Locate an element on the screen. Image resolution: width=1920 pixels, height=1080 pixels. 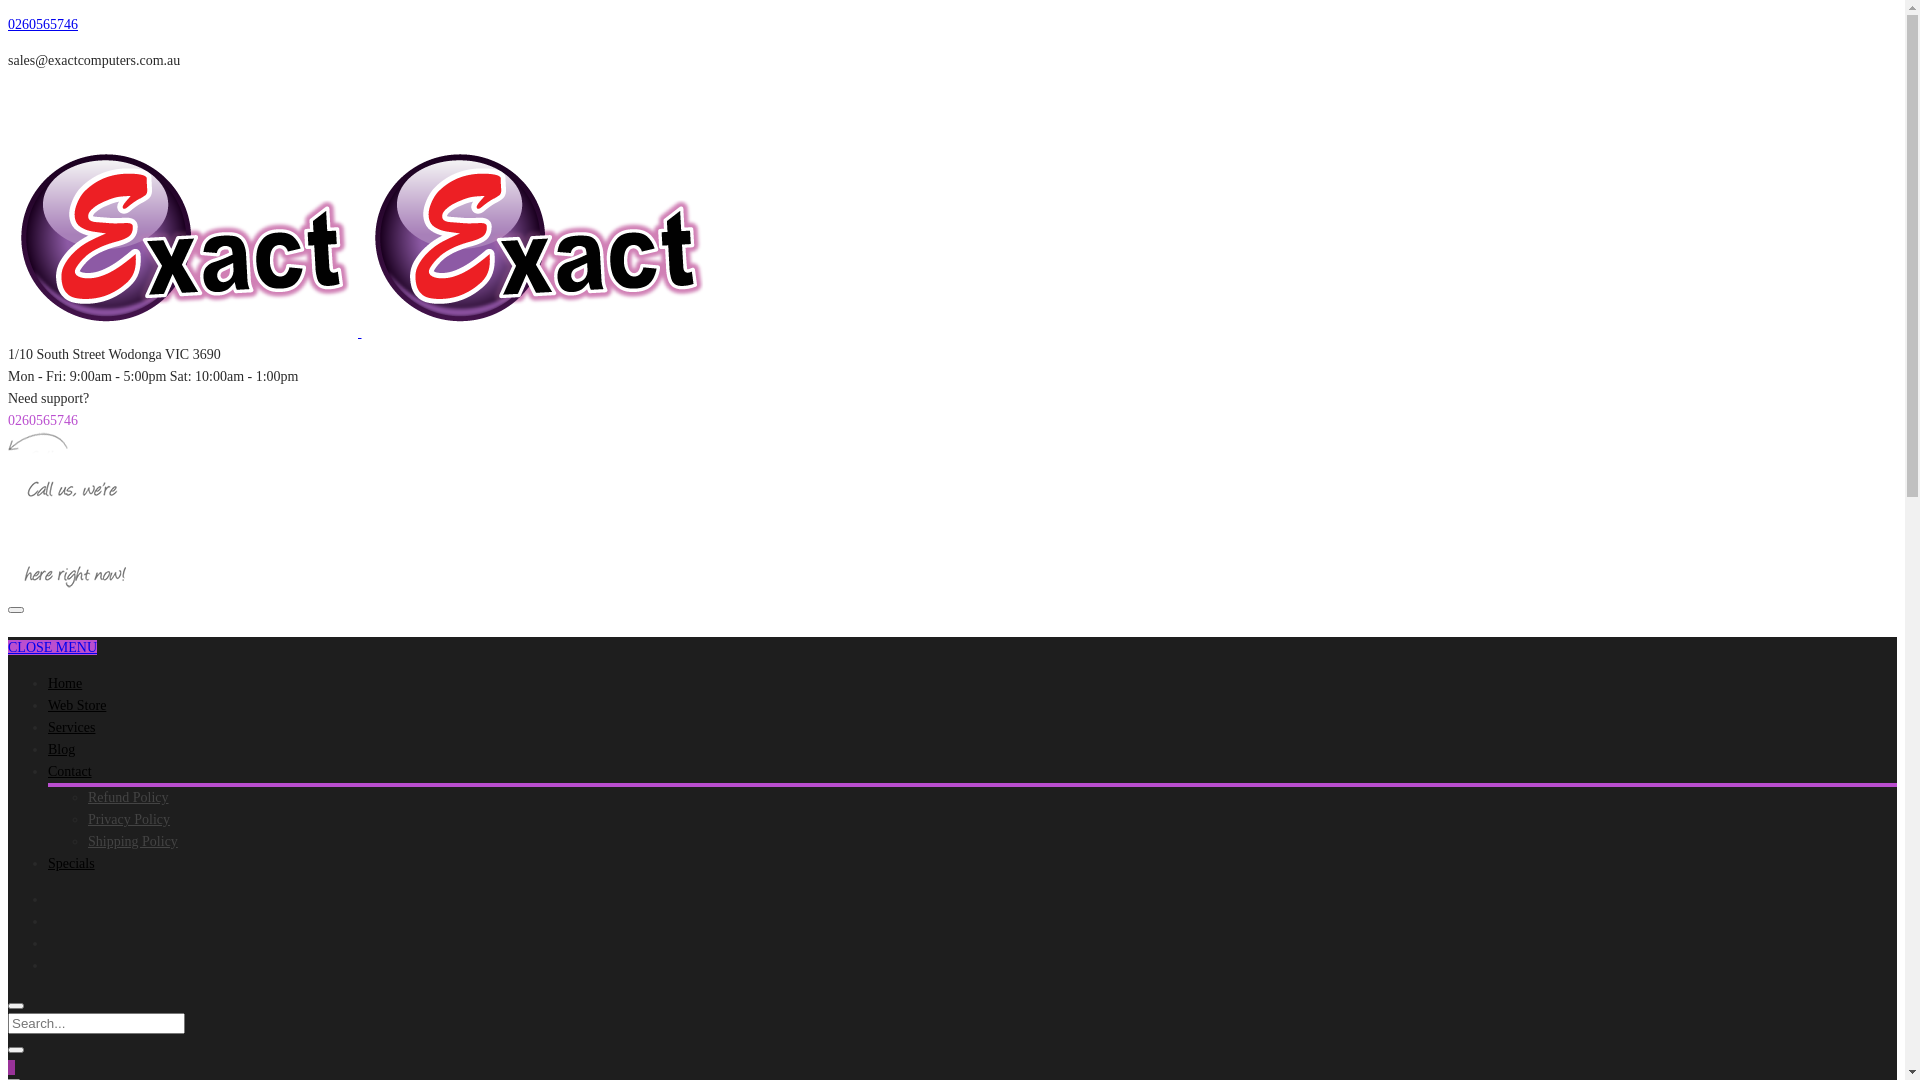
'Specials' is located at coordinates (71, 862).